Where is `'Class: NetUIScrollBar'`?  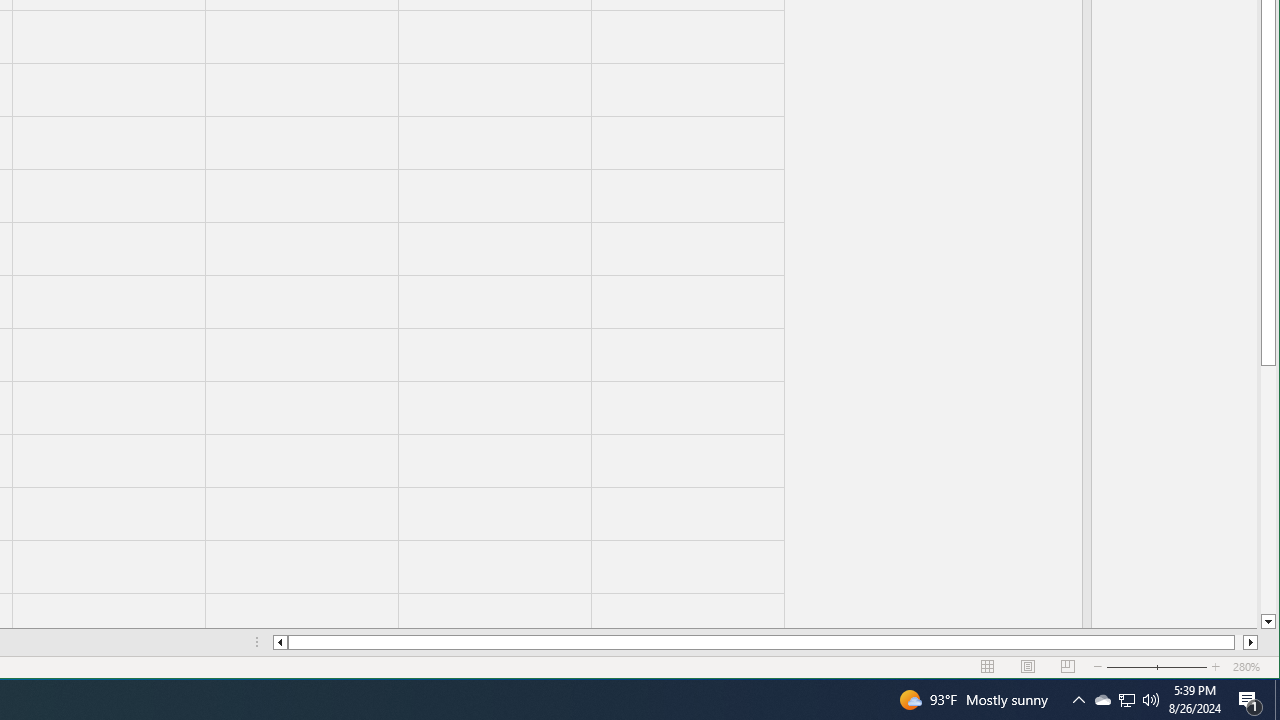 'Class: NetUIScrollBar' is located at coordinates (764, 642).